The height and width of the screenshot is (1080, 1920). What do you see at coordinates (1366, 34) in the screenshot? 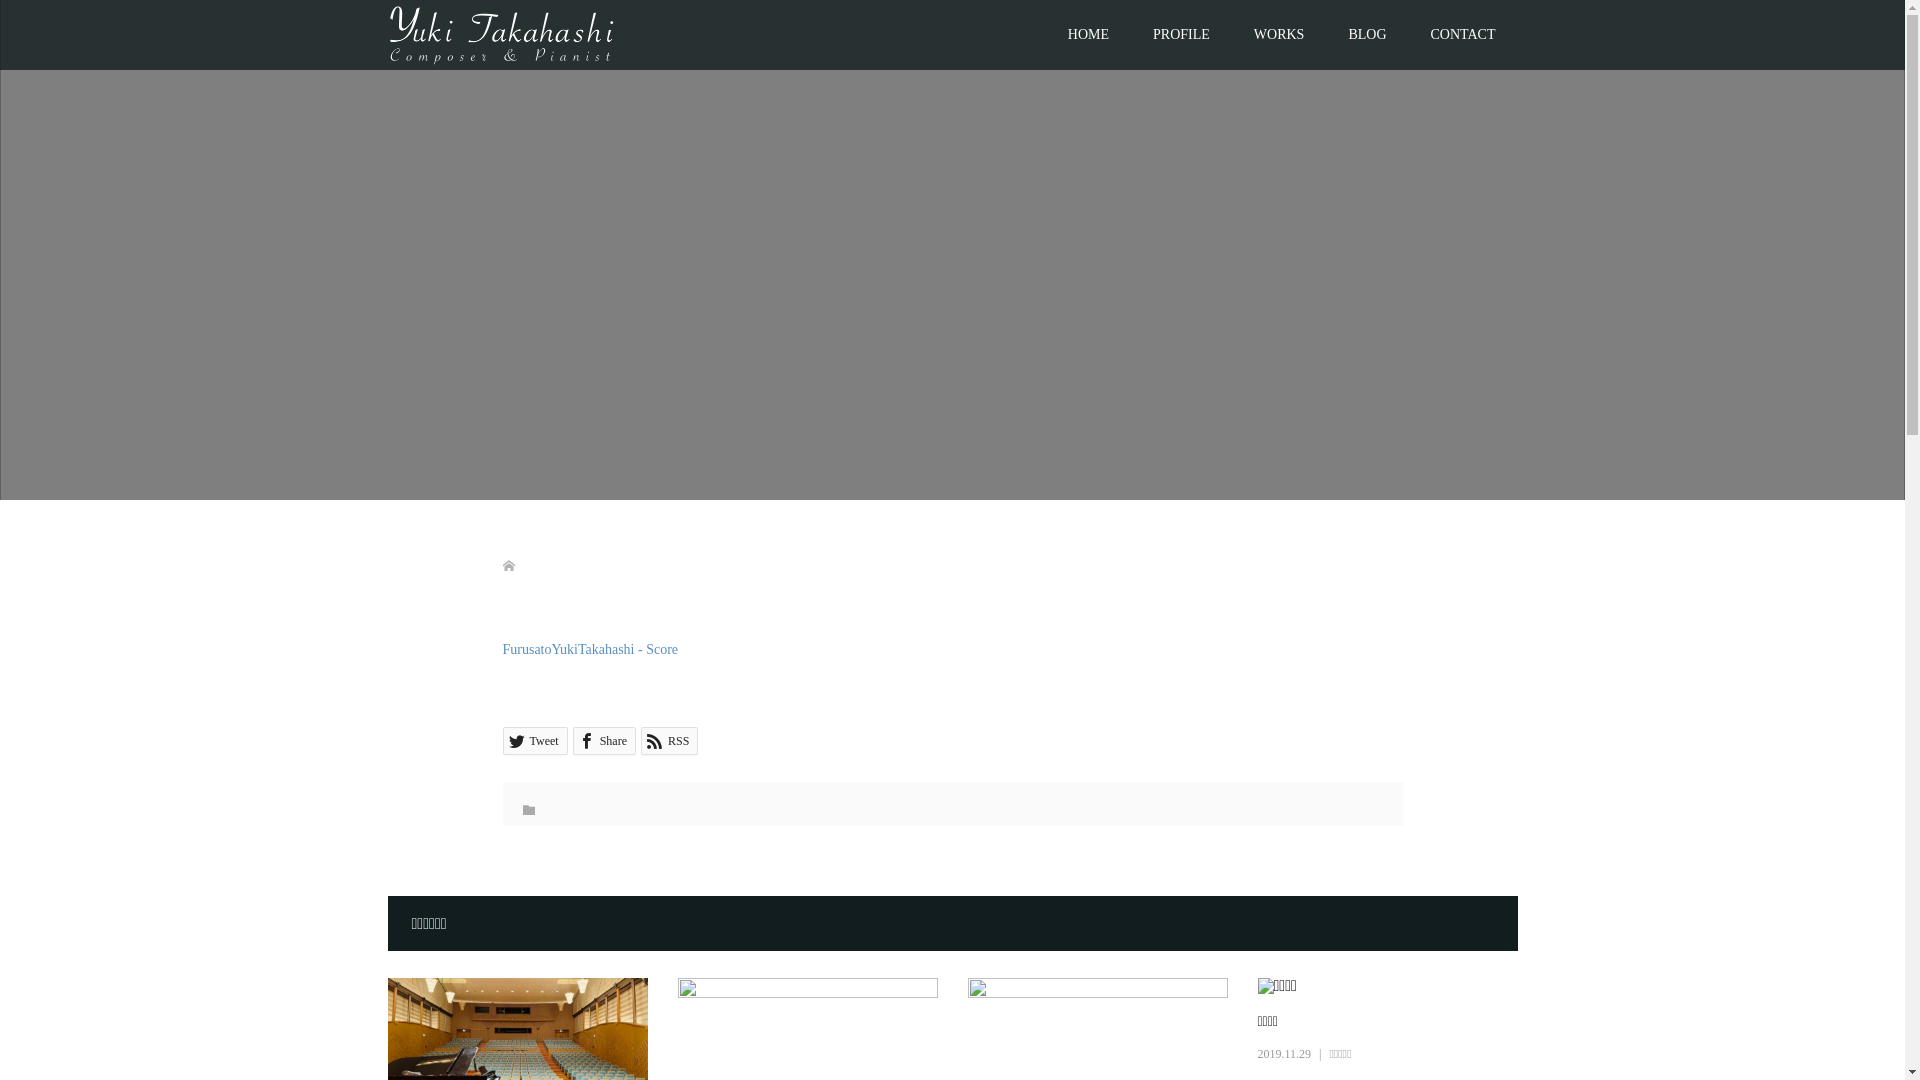
I see `'BLOG'` at bounding box center [1366, 34].